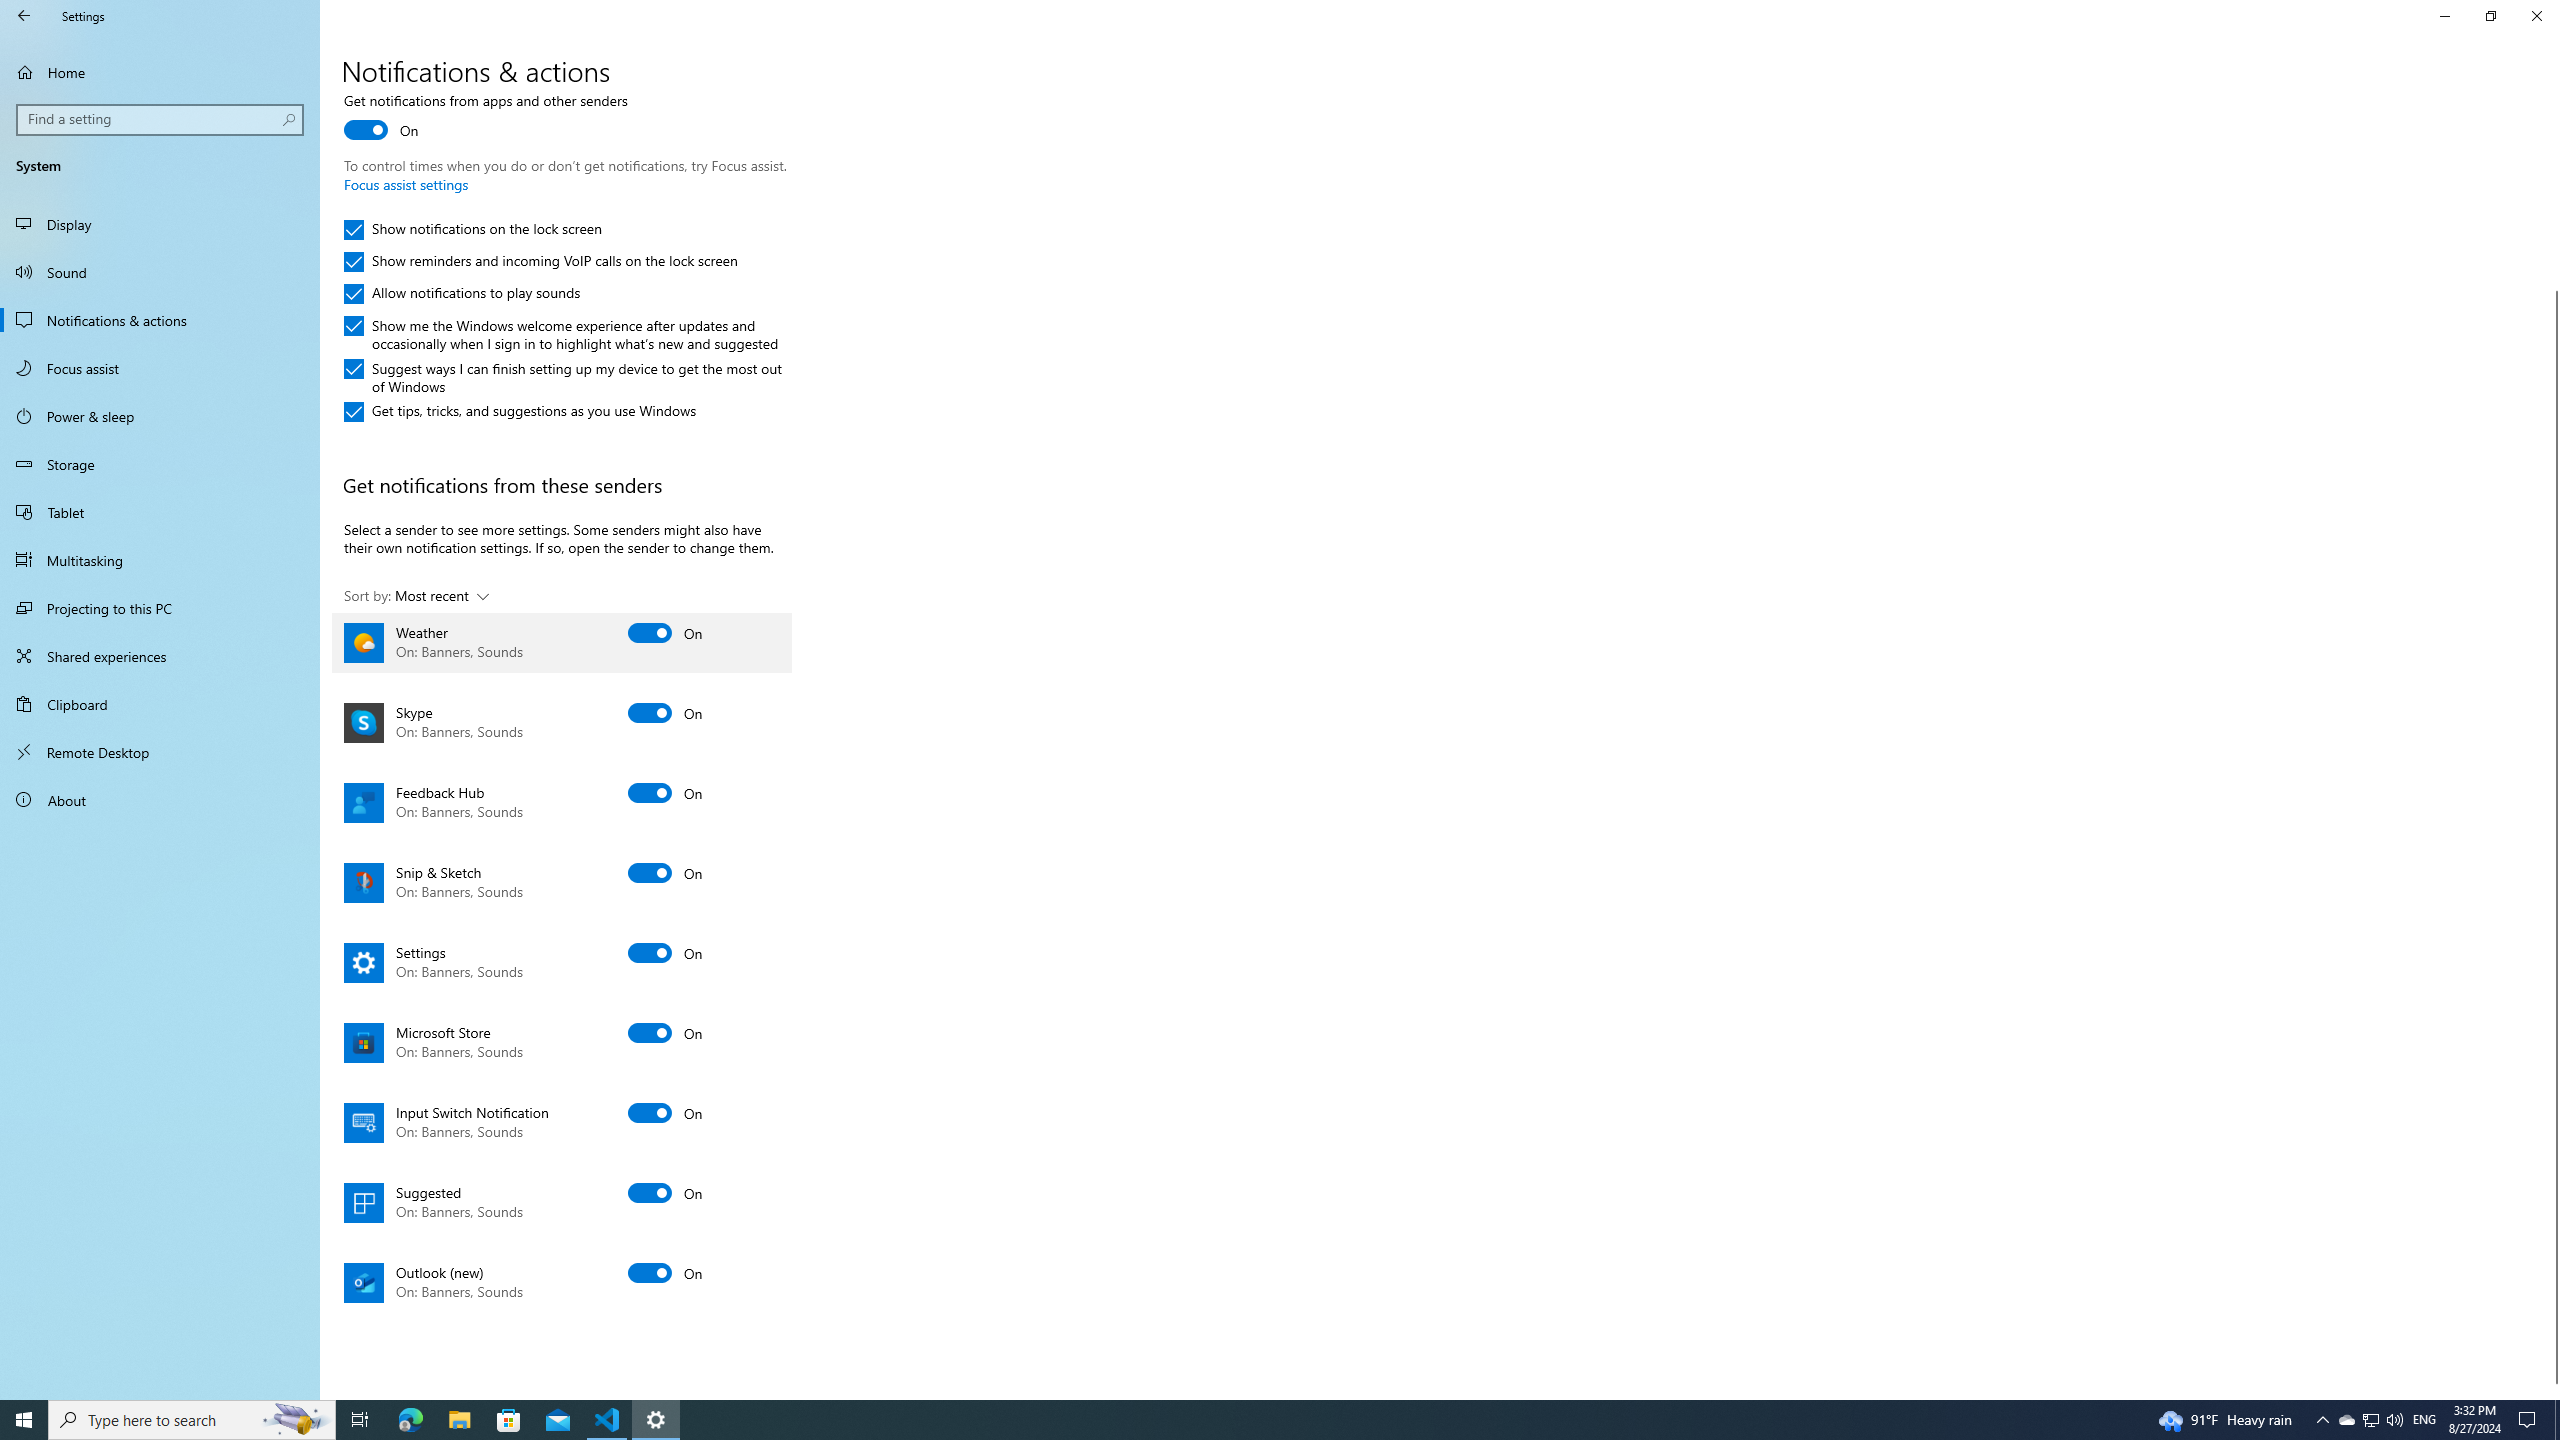 The width and height of the screenshot is (2560, 1440). I want to click on 'Home', so click(159, 72).